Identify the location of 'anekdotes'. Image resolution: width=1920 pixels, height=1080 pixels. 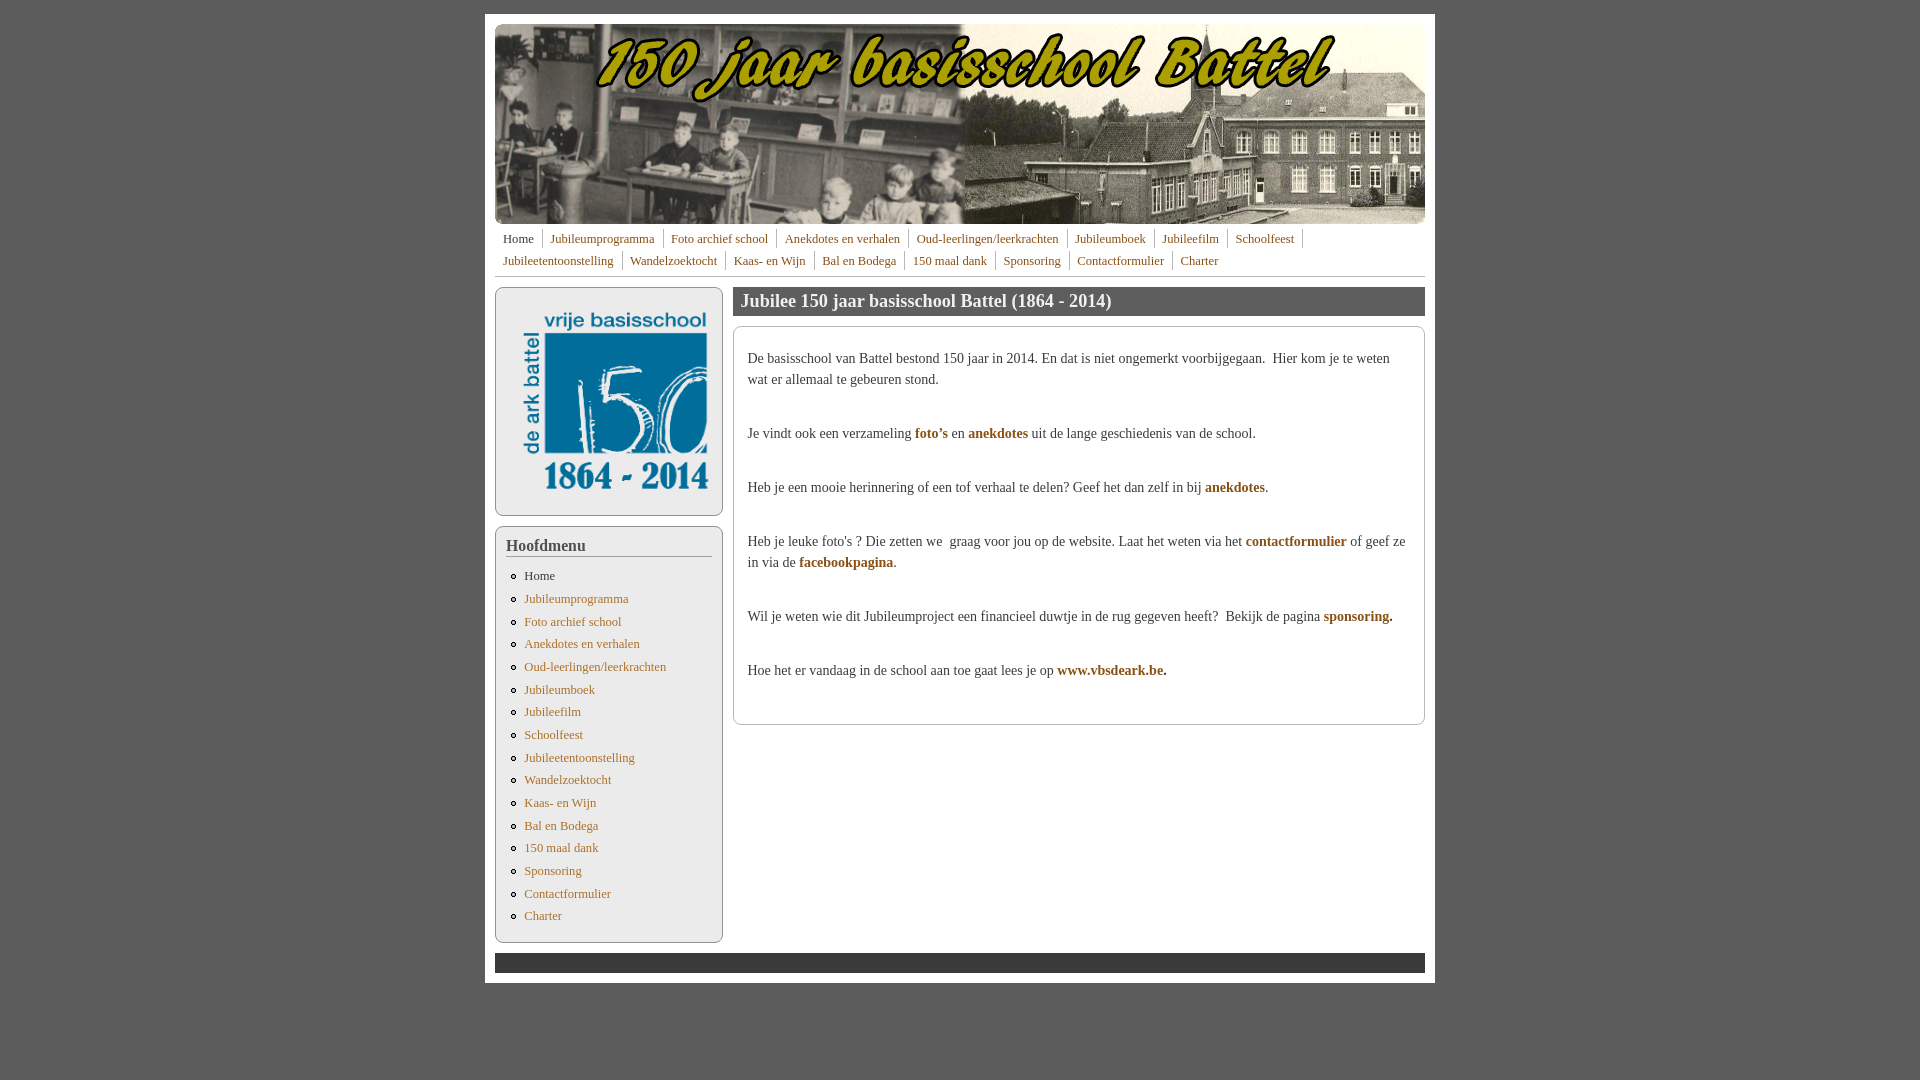
(1233, 487).